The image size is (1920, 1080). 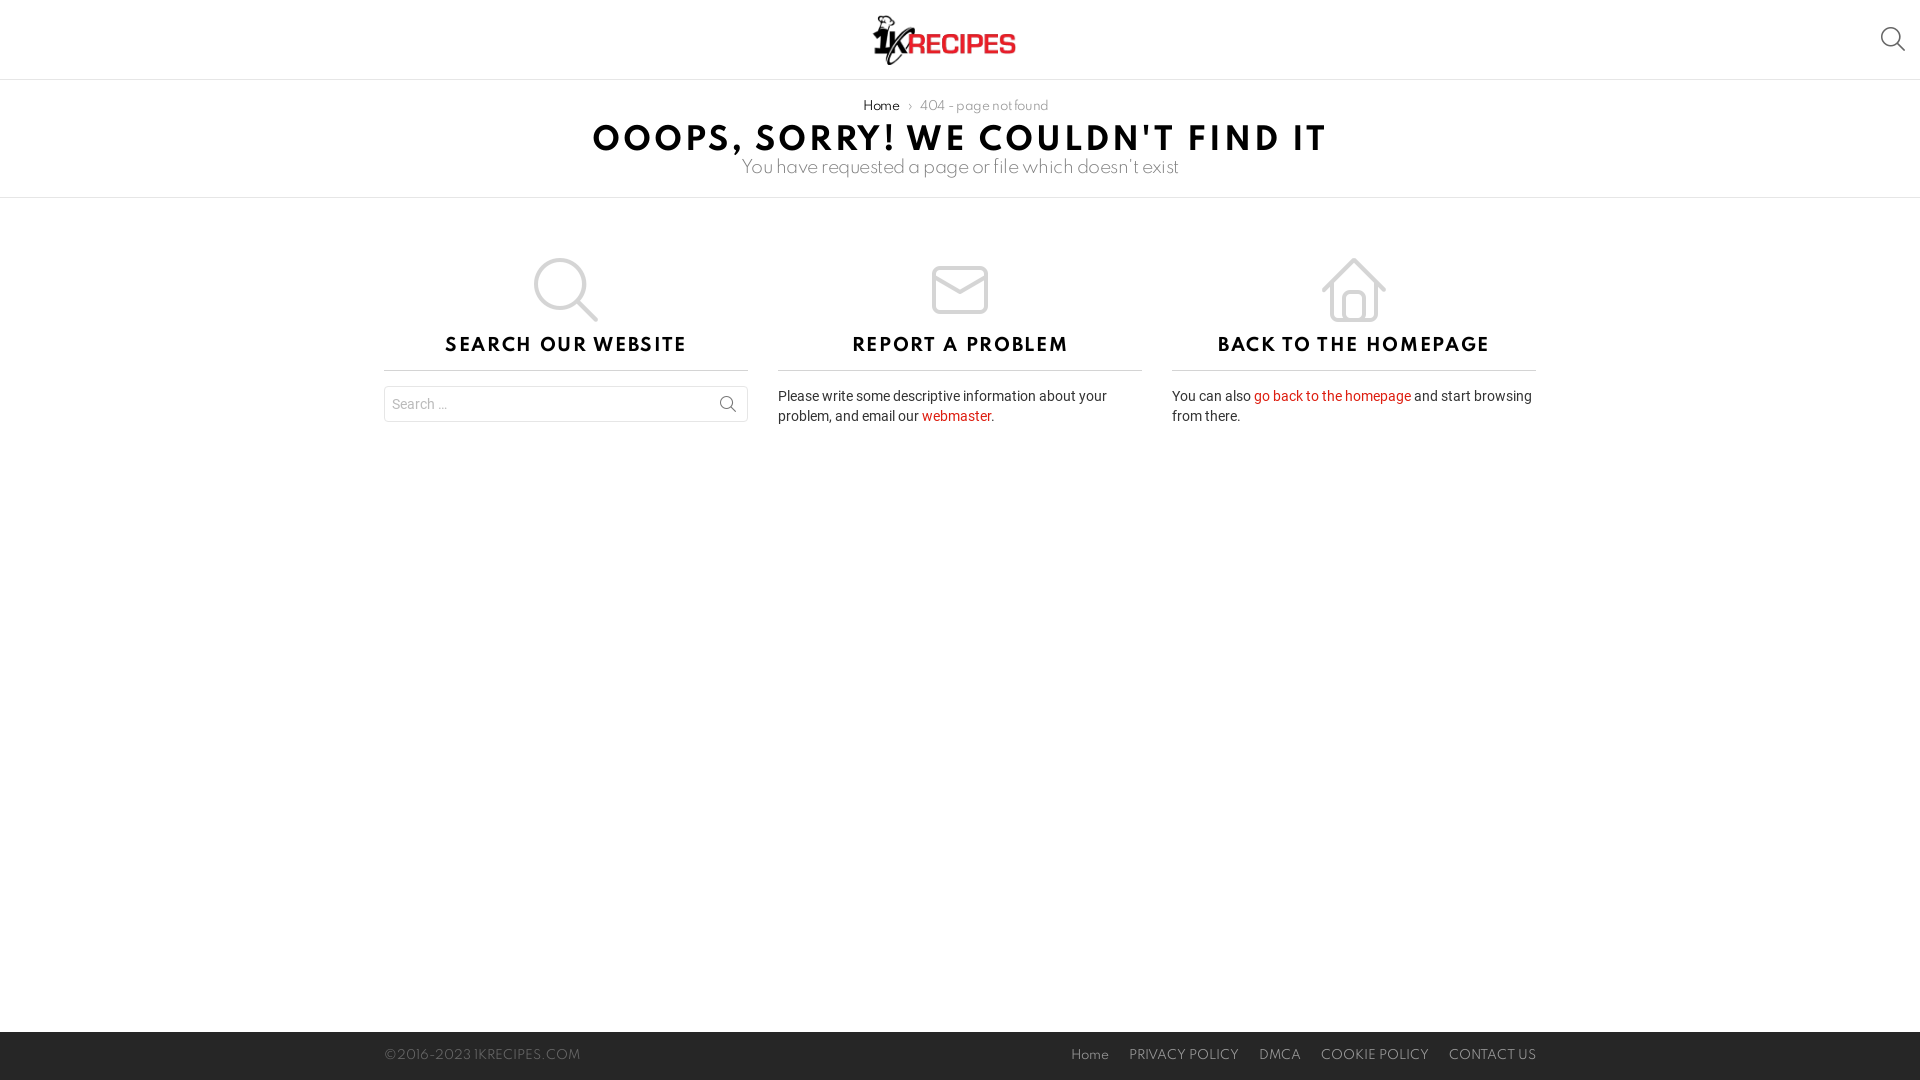 What do you see at coordinates (1373, 1054) in the screenshot?
I see `'COOKIE POLICY'` at bounding box center [1373, 1054].